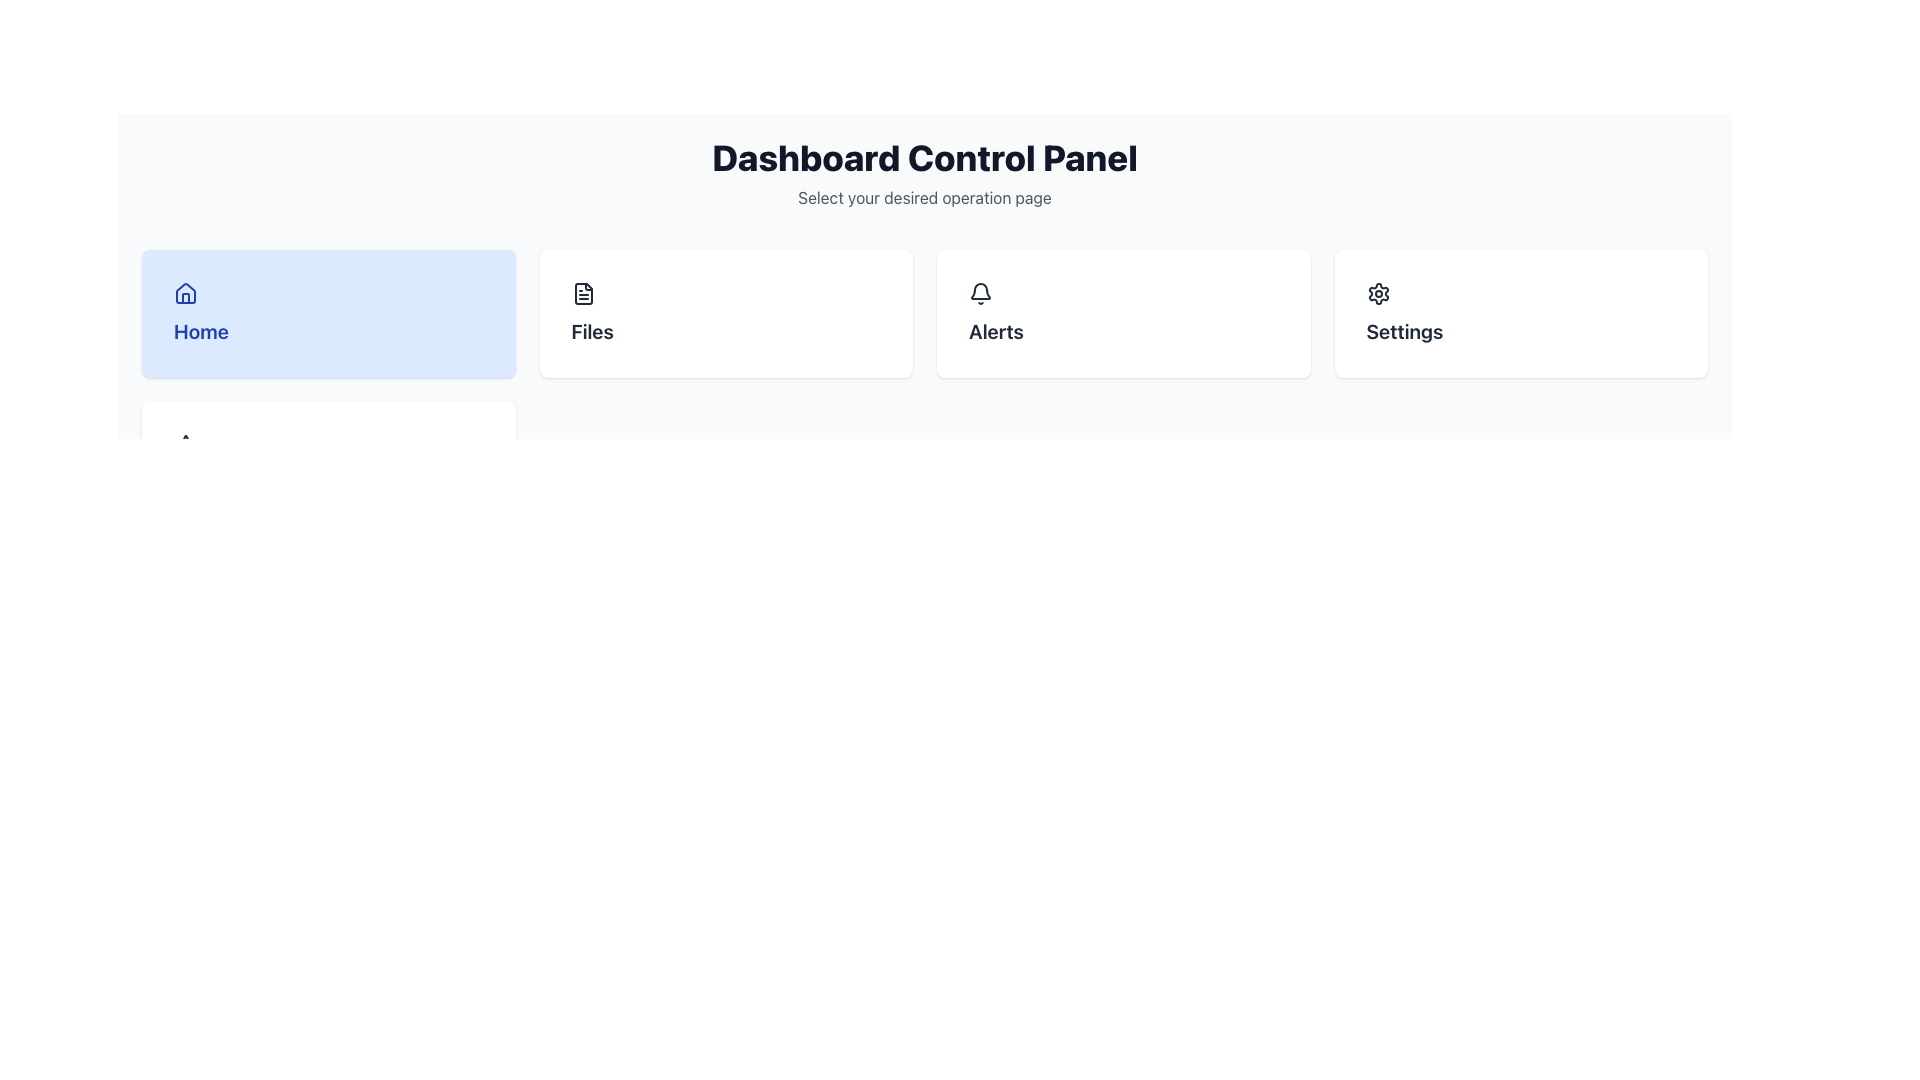  I want to click on the 'Home' button located at the top left of the interface, so click(328, 313).